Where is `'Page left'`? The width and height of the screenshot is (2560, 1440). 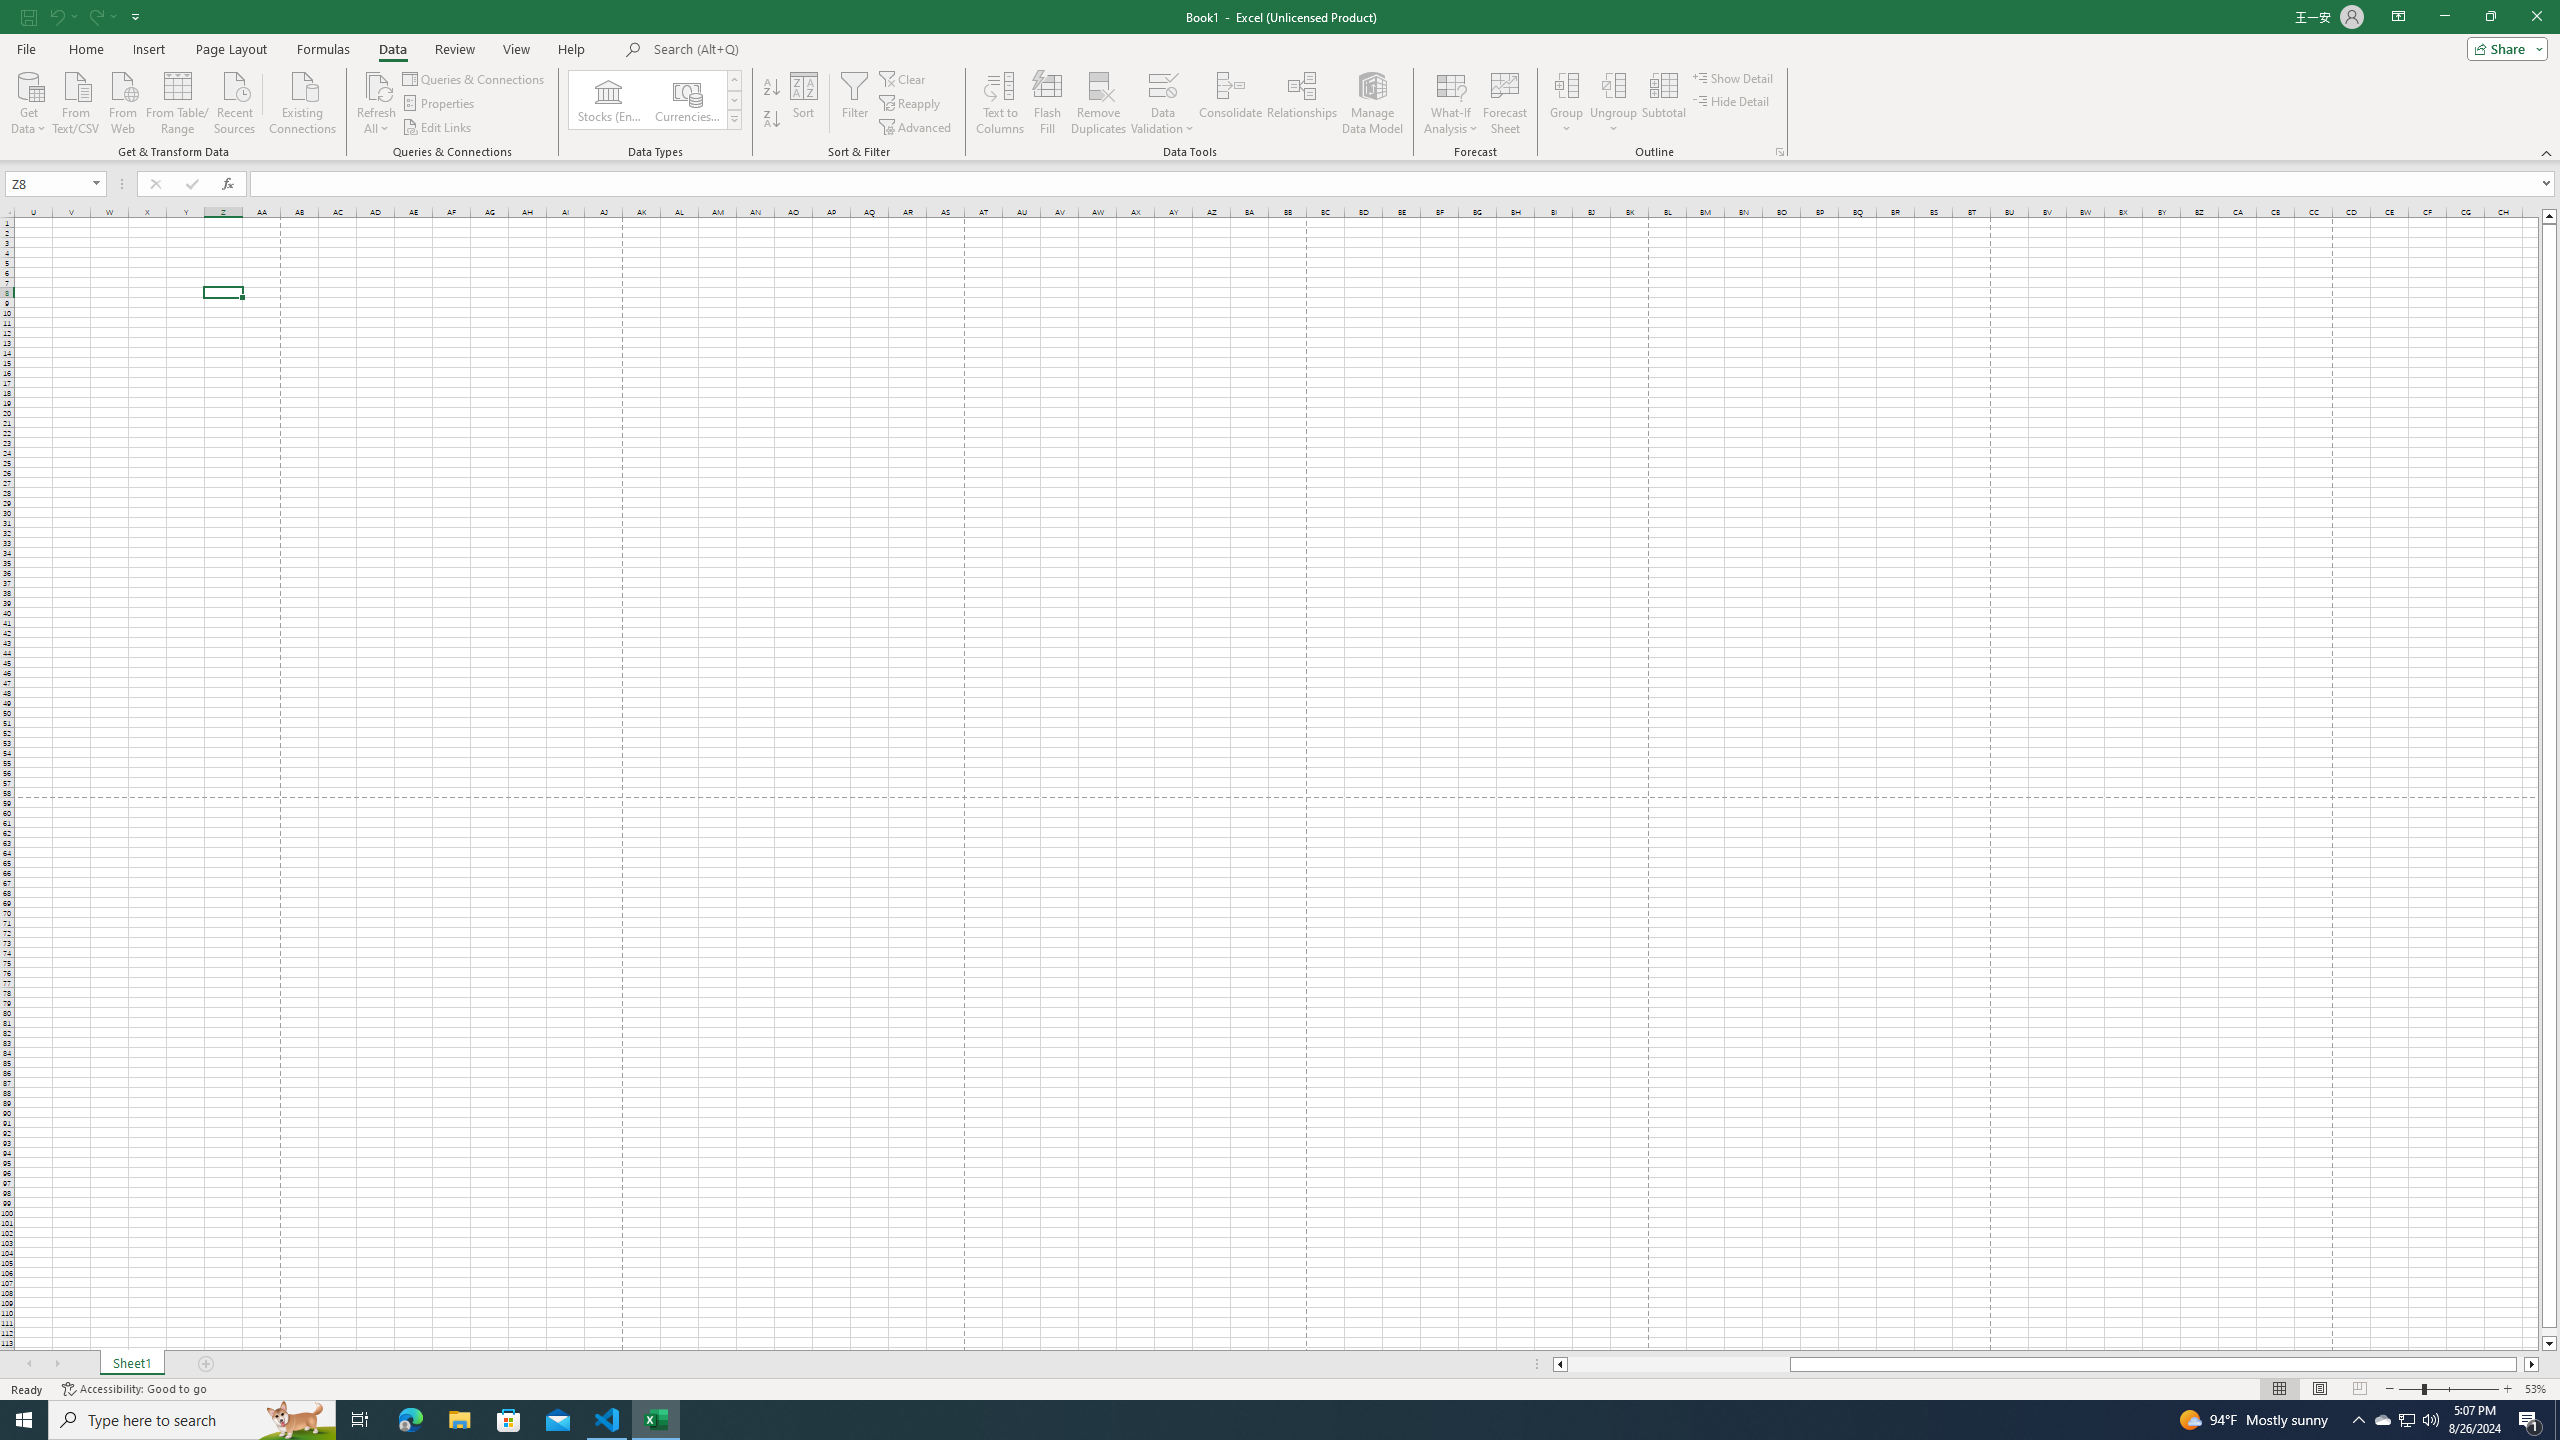 'Page left' is located at coordinates (1678, 1363).